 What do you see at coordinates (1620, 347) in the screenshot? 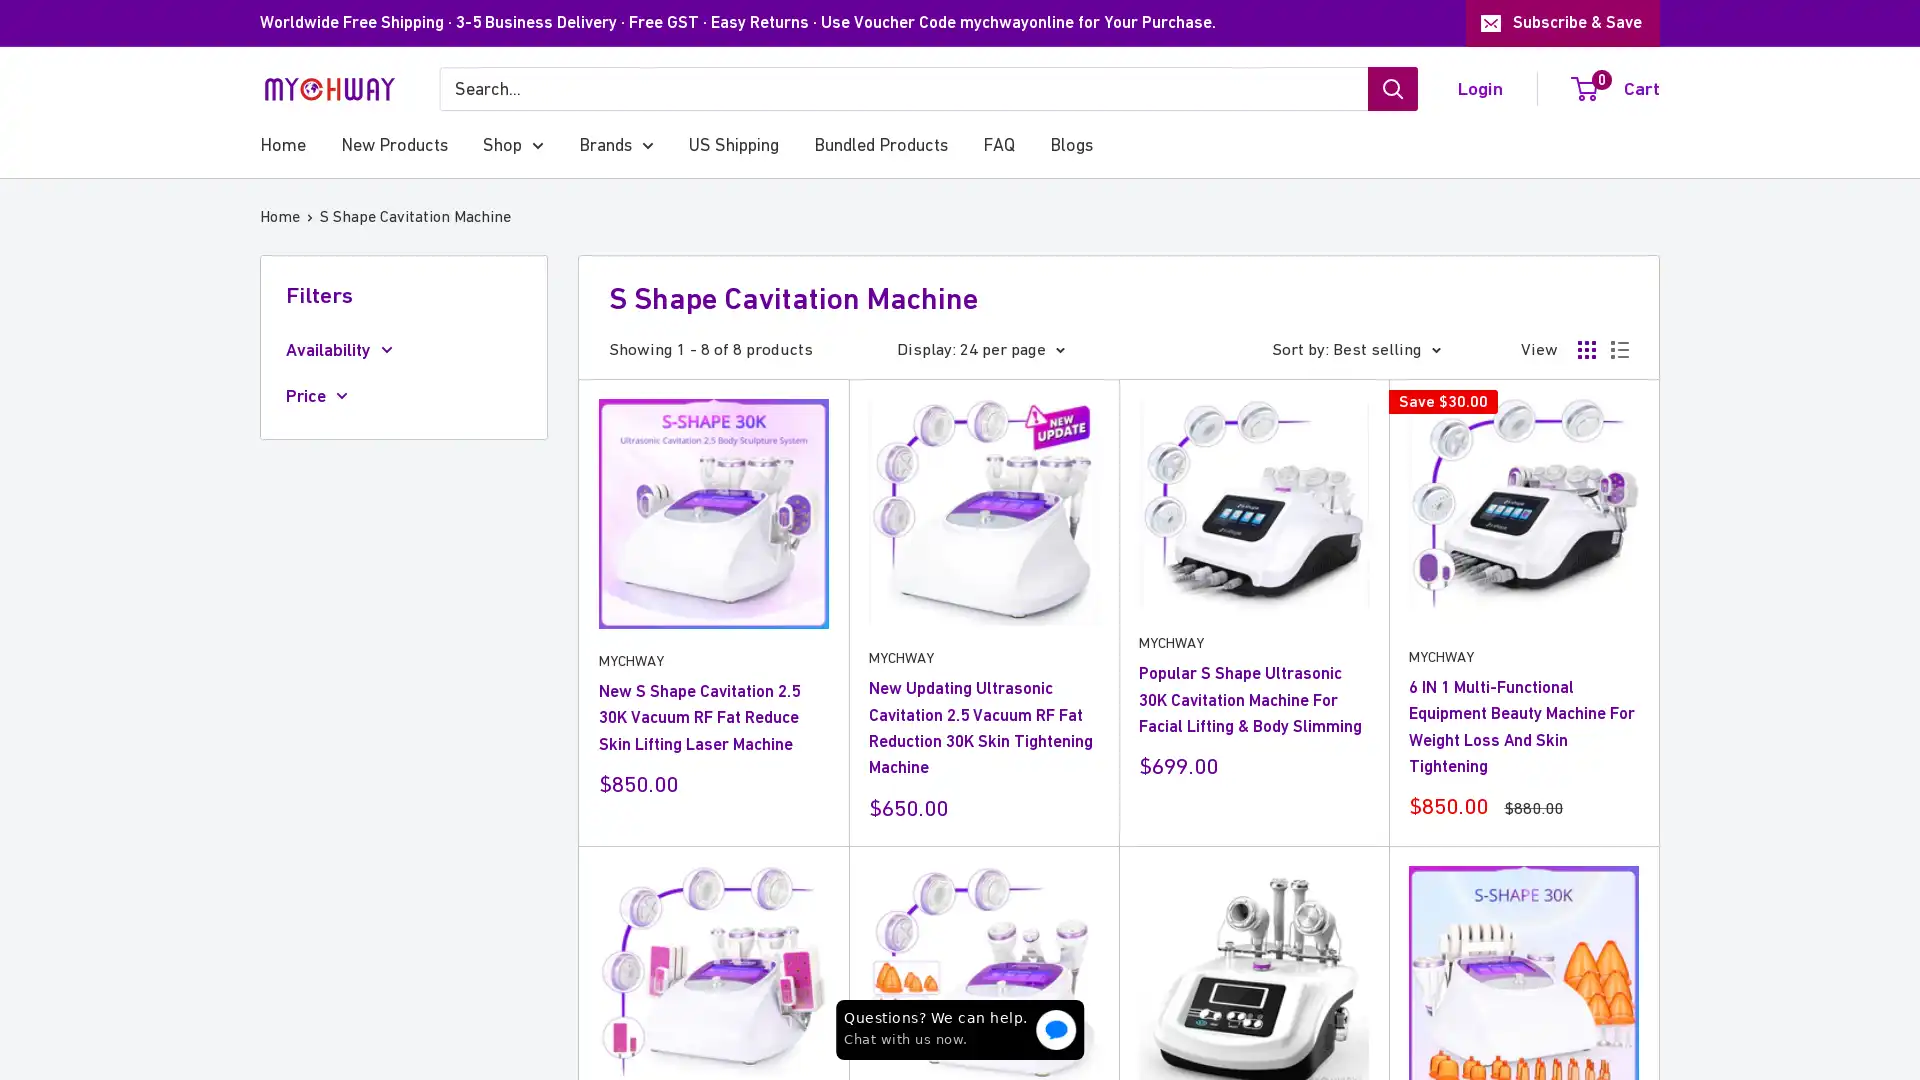
I see `Display products as list` at bounding box center [1620, 347].